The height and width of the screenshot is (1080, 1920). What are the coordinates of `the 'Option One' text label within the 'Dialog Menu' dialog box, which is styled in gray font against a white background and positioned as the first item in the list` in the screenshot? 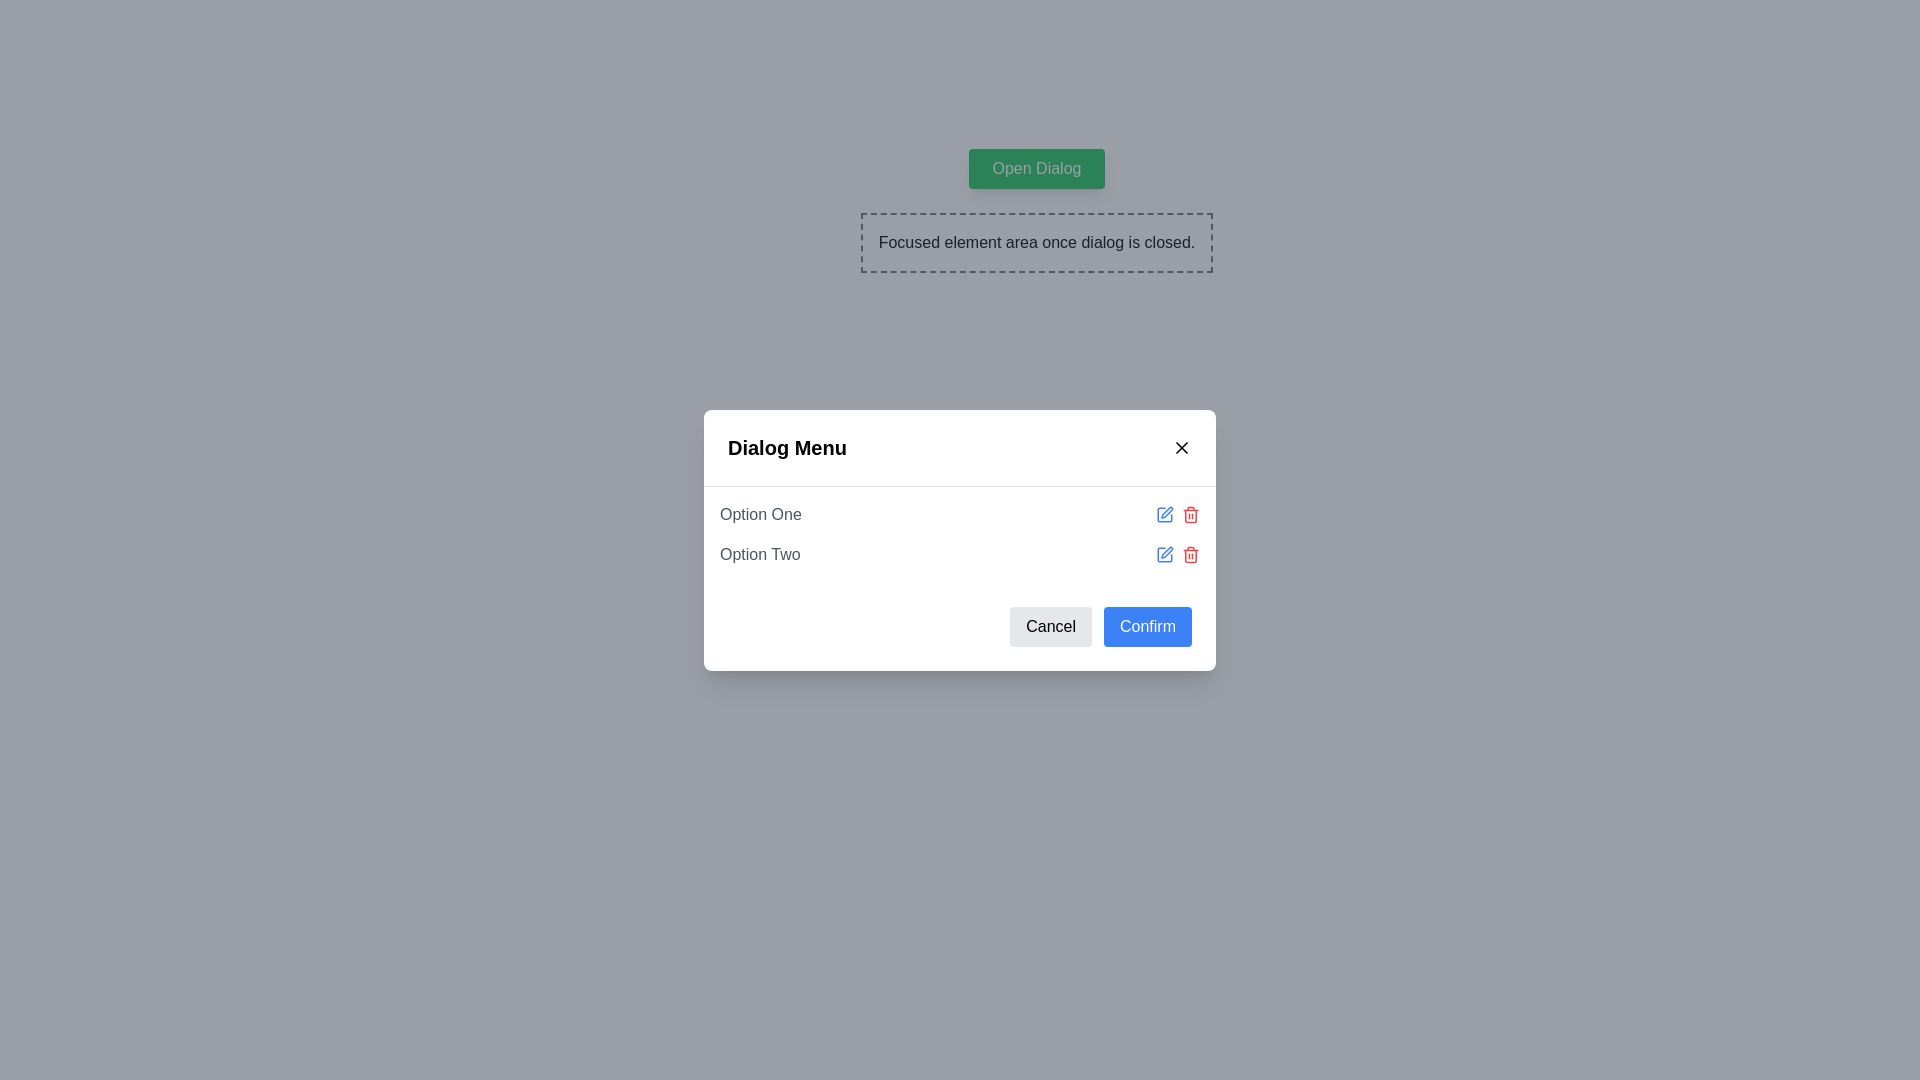 It's located at (759, 513).